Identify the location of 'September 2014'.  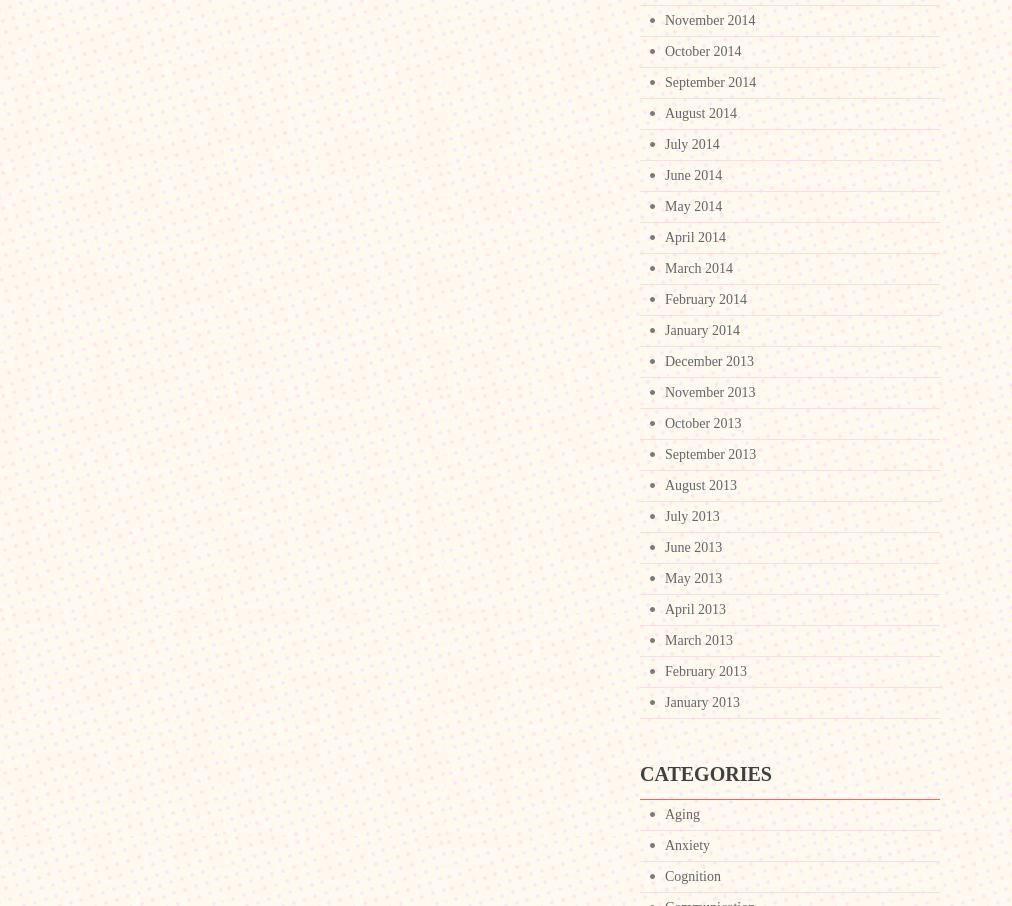
(710, 82).